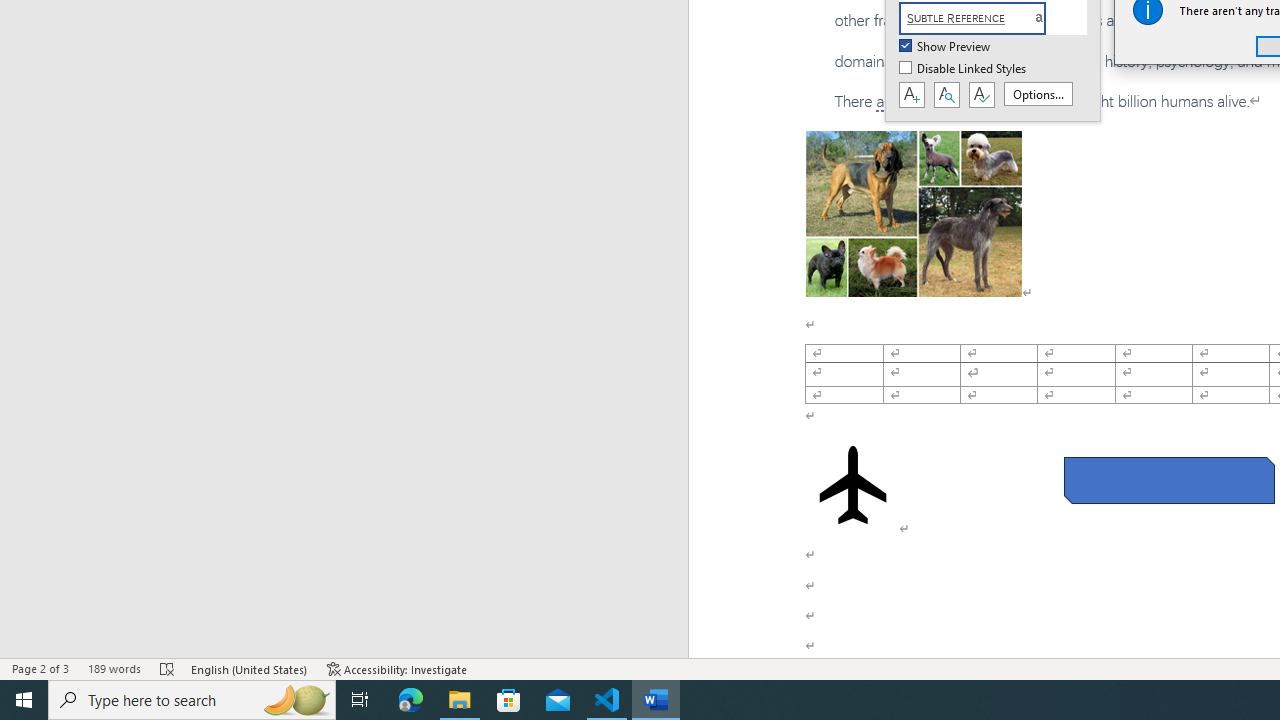 The height and width of the screenshot is (720, 1280). Describe the element at coordinates (249, 669) in the screenshot. I see `'Language English (United States)'` at that location.